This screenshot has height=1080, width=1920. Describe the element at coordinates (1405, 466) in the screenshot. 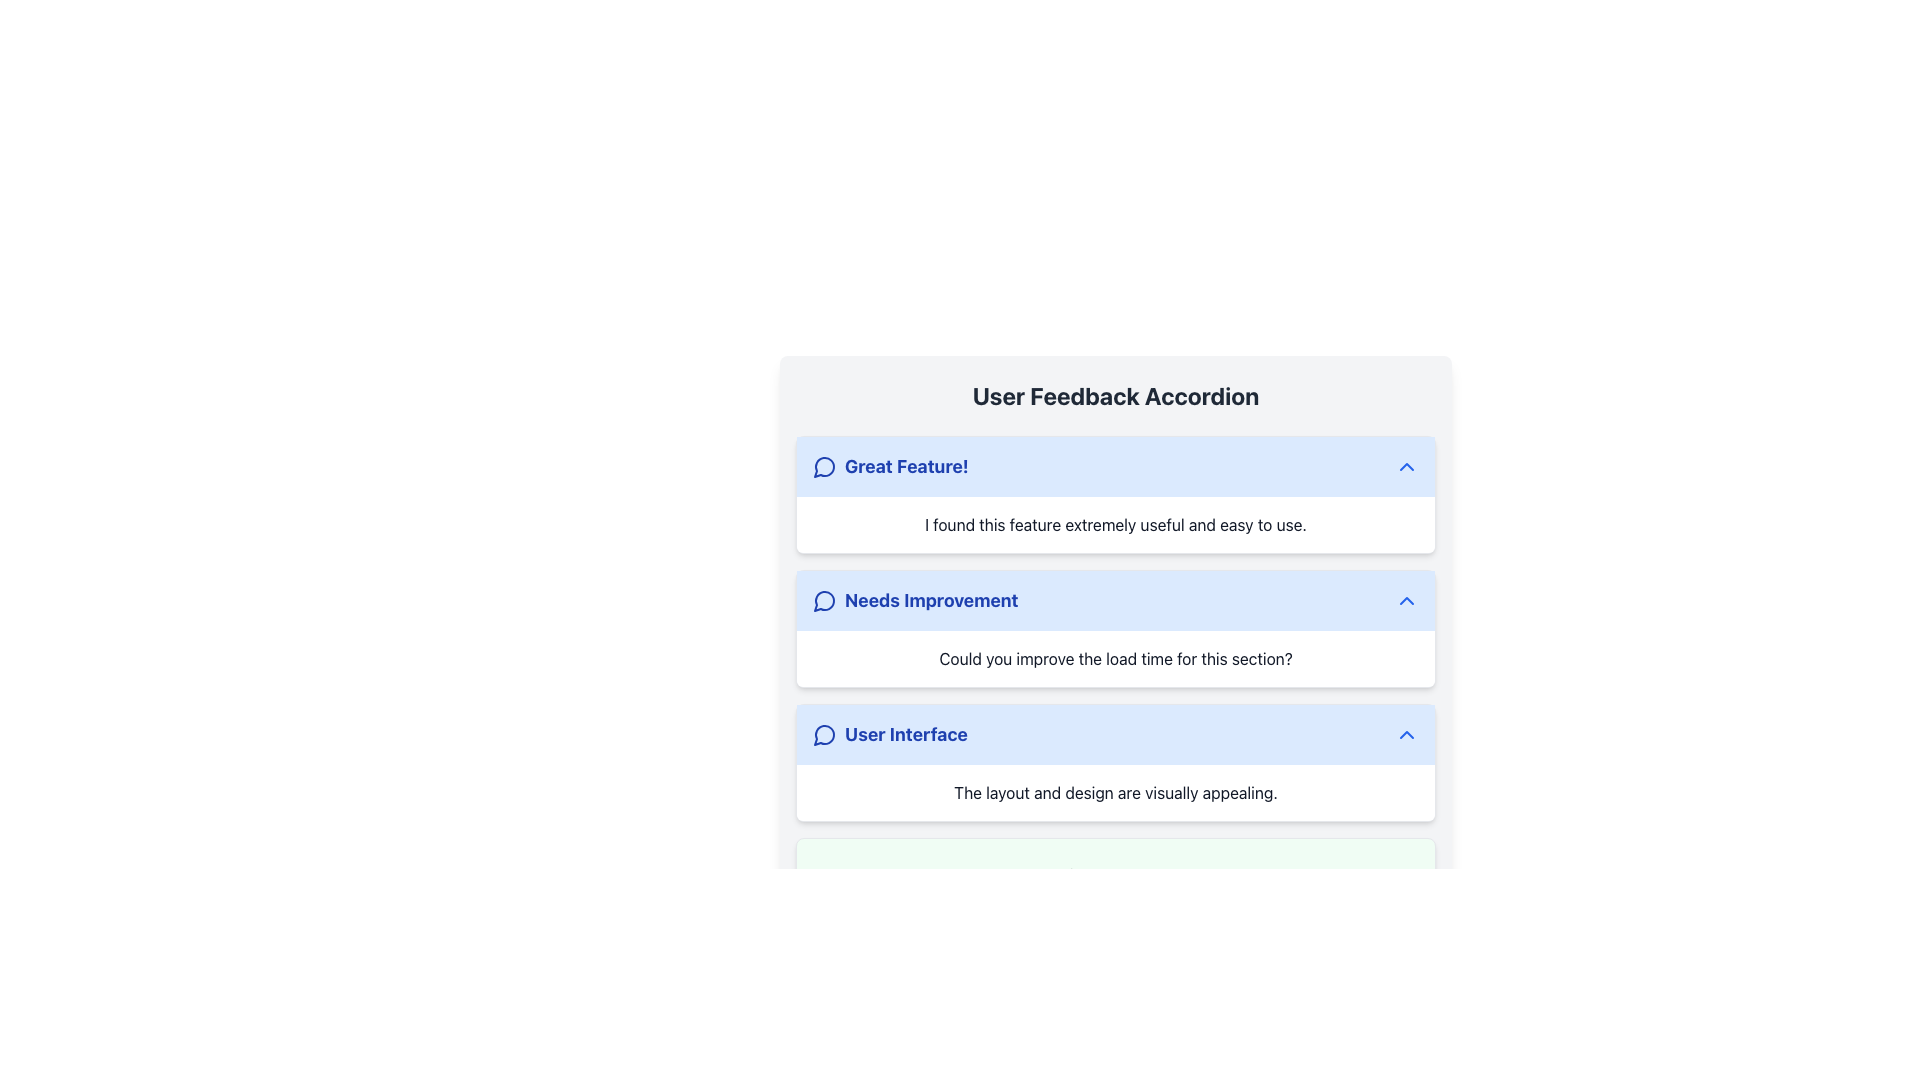

I see `the blue chevron-up icon located at the far right of the 'Great Feature!' section` at that location.